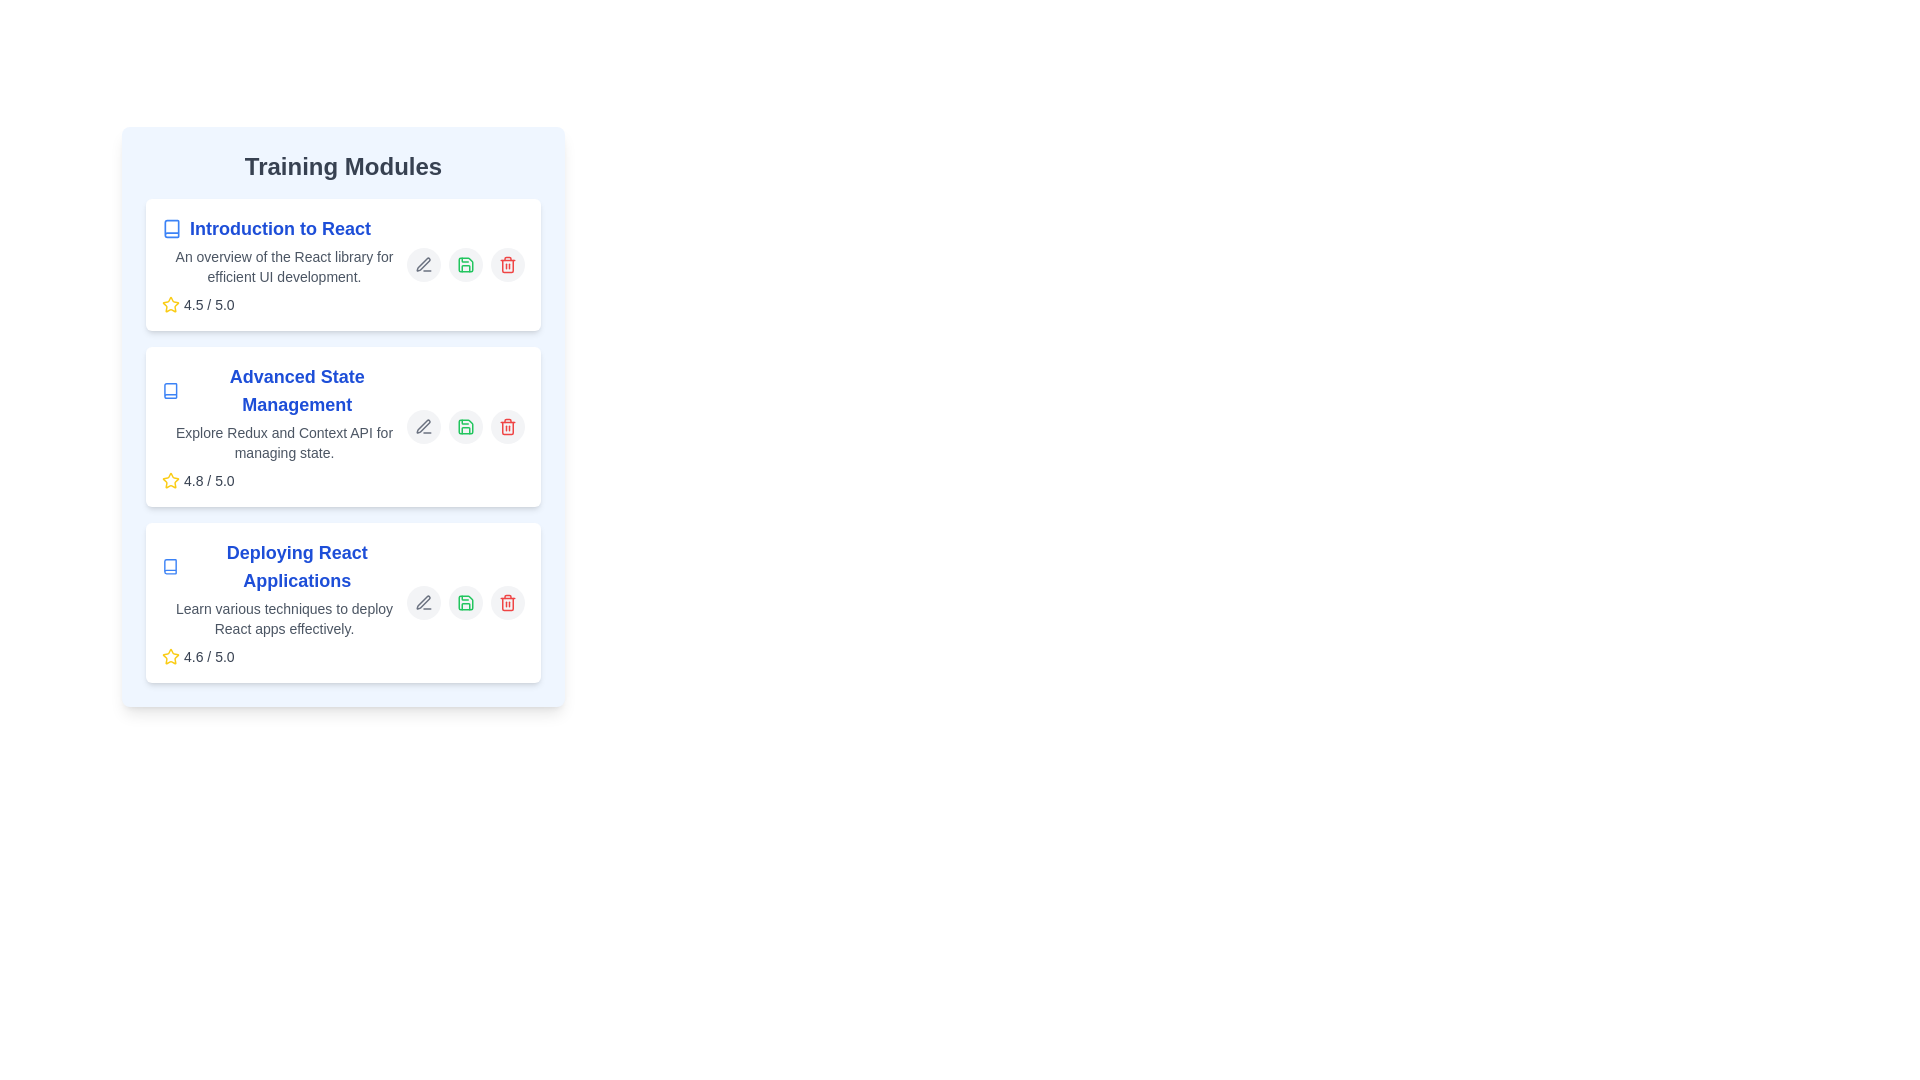 This screenshot has height=1080, width=1920. What do you see at coordinates (464, 426) in the screenshot?
I see `the save icon in the control button group for the list item titled 'Advanced State Management'` at bounding box center [464, 426].